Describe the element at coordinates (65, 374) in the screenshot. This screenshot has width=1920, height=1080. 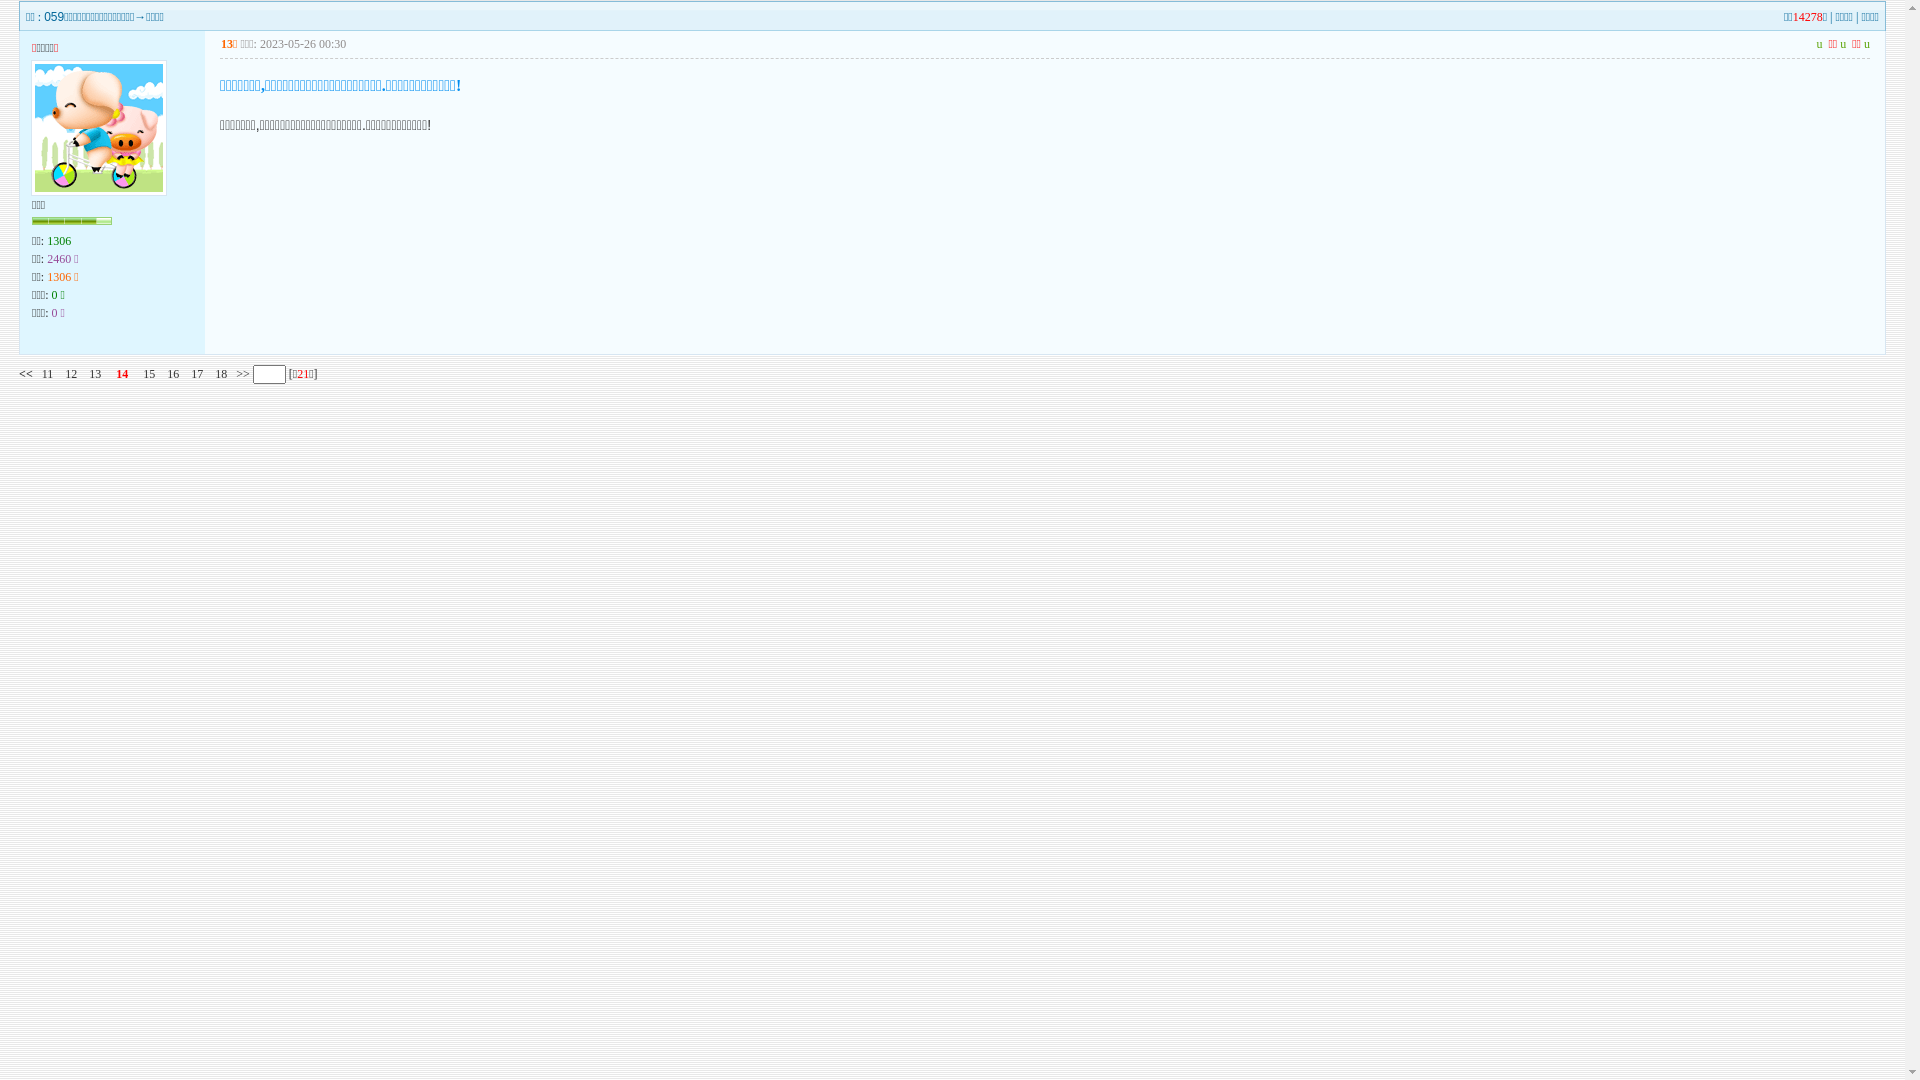
I see `'12'` at that location.